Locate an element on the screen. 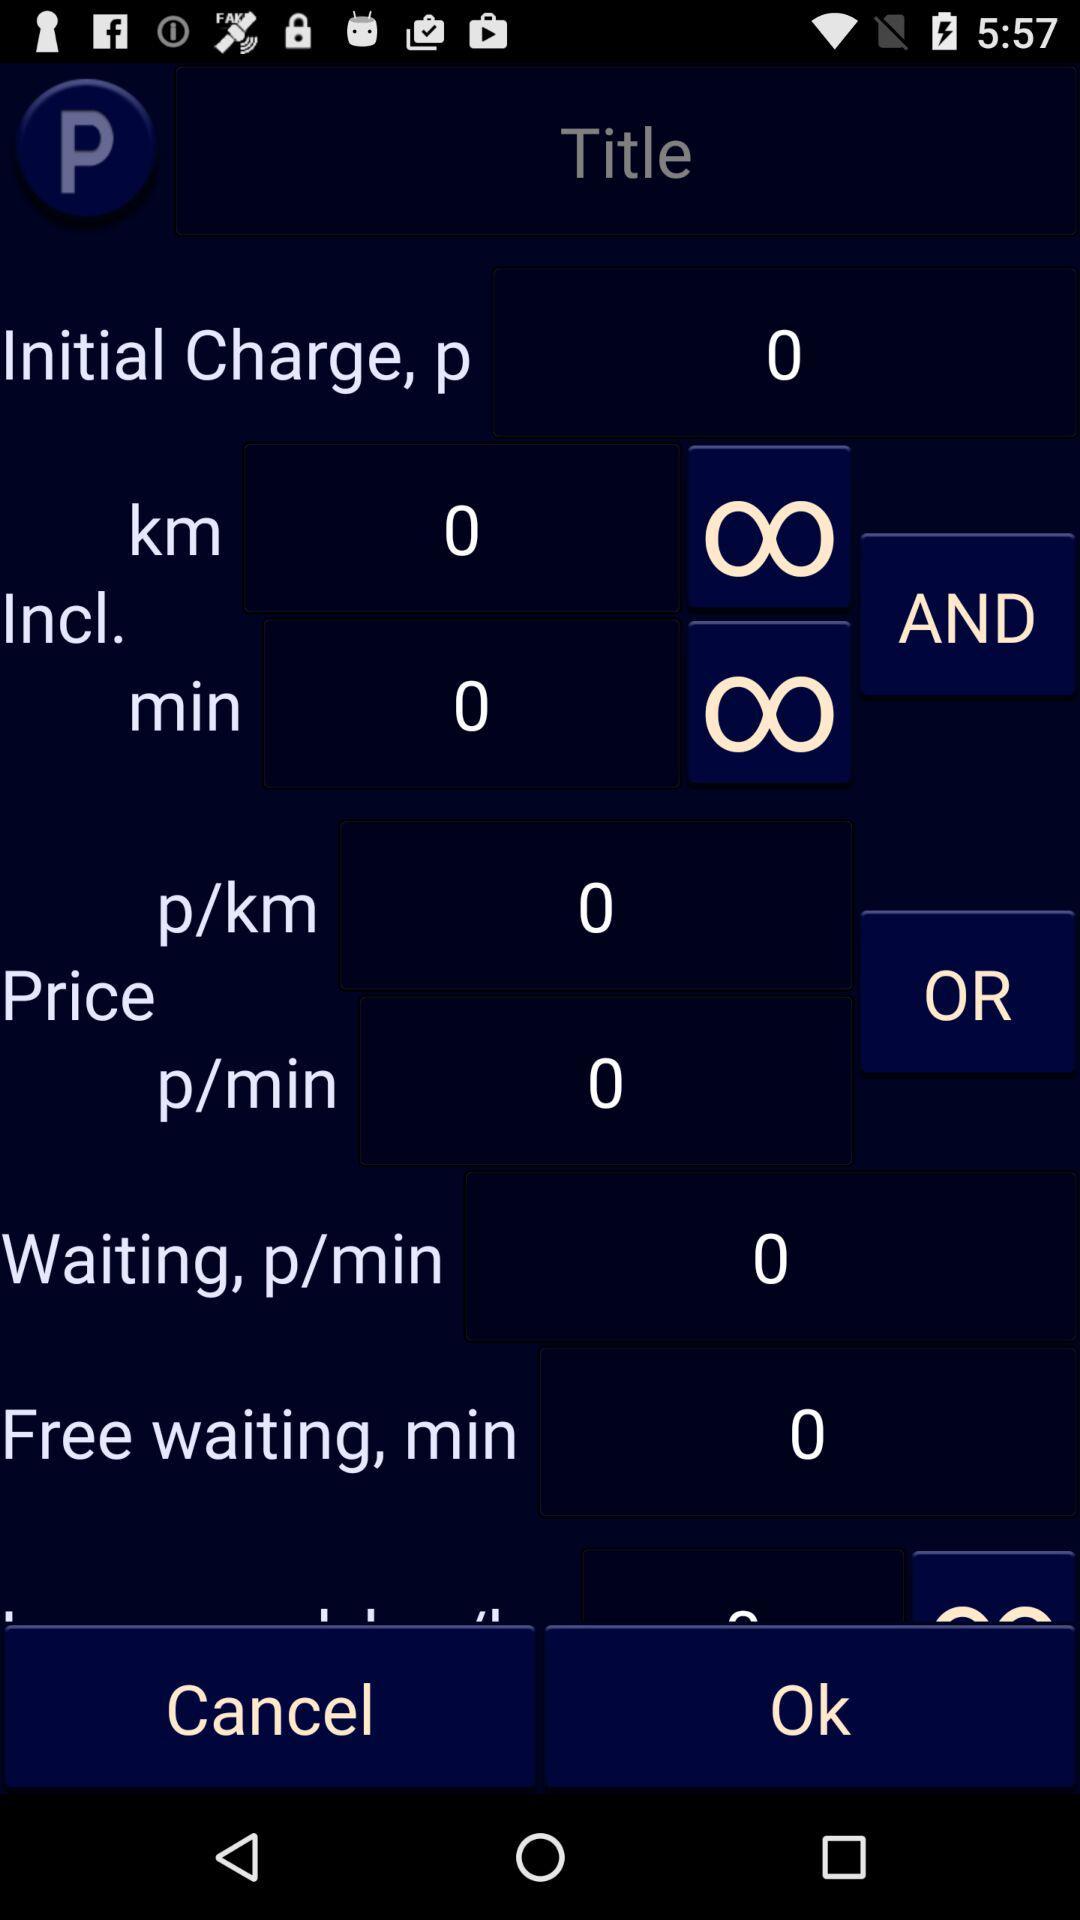 Image resolution: width=1080 pixels, height=1920 pixels. the chat icon is located at coordinates (85, 161).